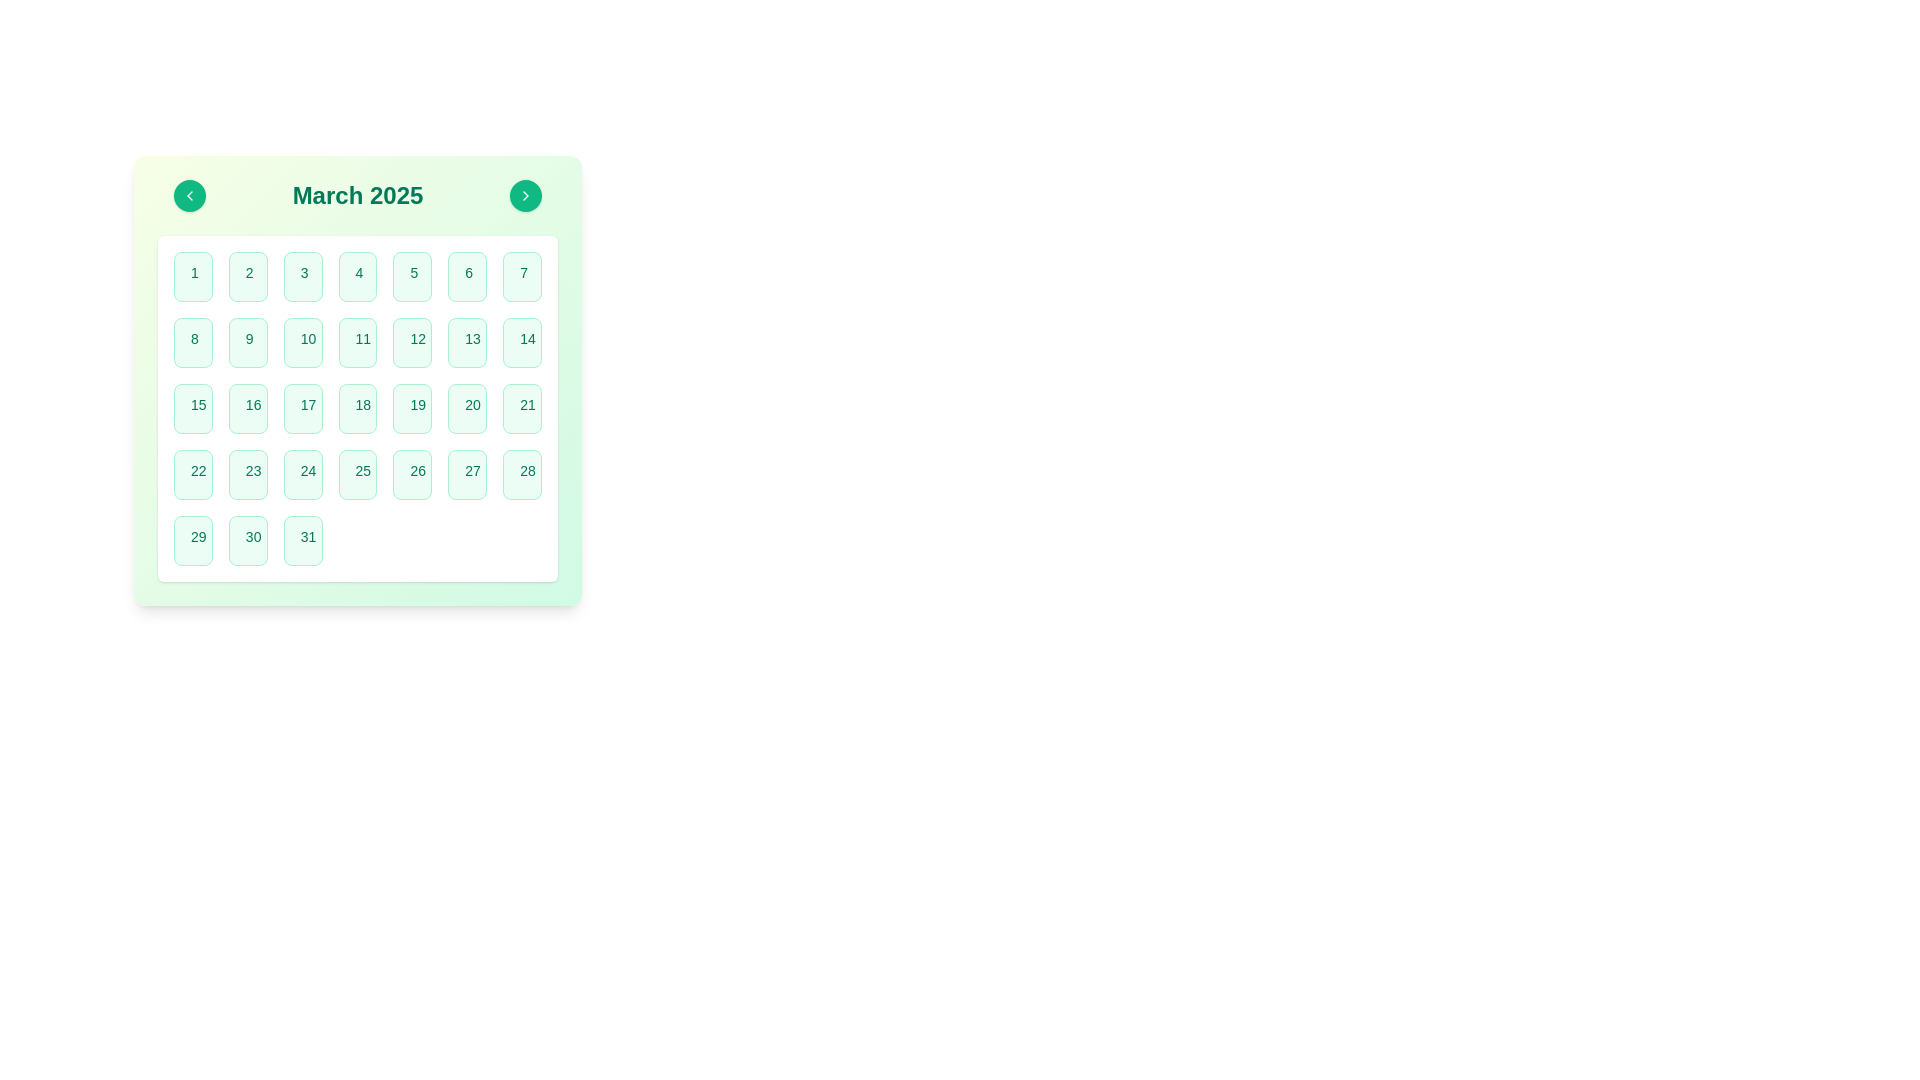  What do you see at coordinates (358, 474) in the screenshot?
I see `the Calendar day cell displaying the date '25' with a light green background` at bounding box center [358, 474].